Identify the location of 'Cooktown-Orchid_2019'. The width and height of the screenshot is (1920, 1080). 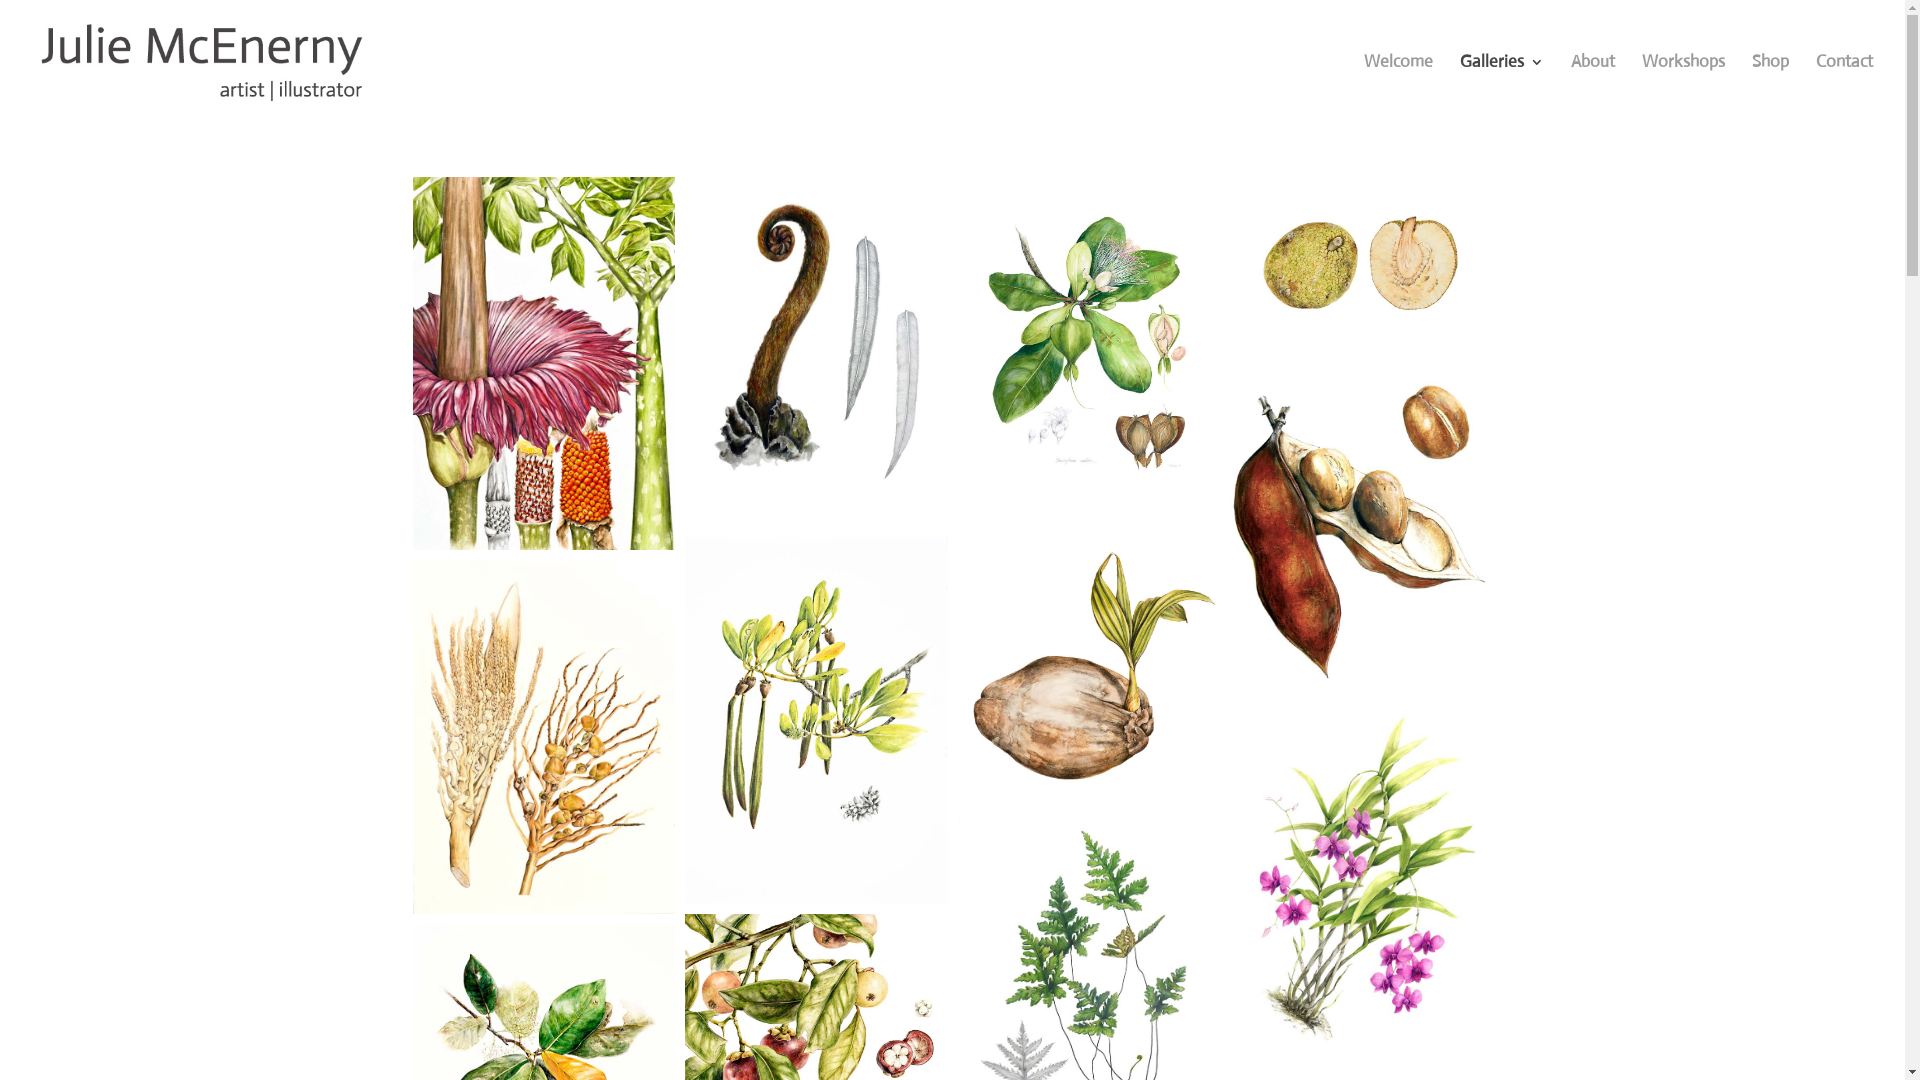
(1228, 879).